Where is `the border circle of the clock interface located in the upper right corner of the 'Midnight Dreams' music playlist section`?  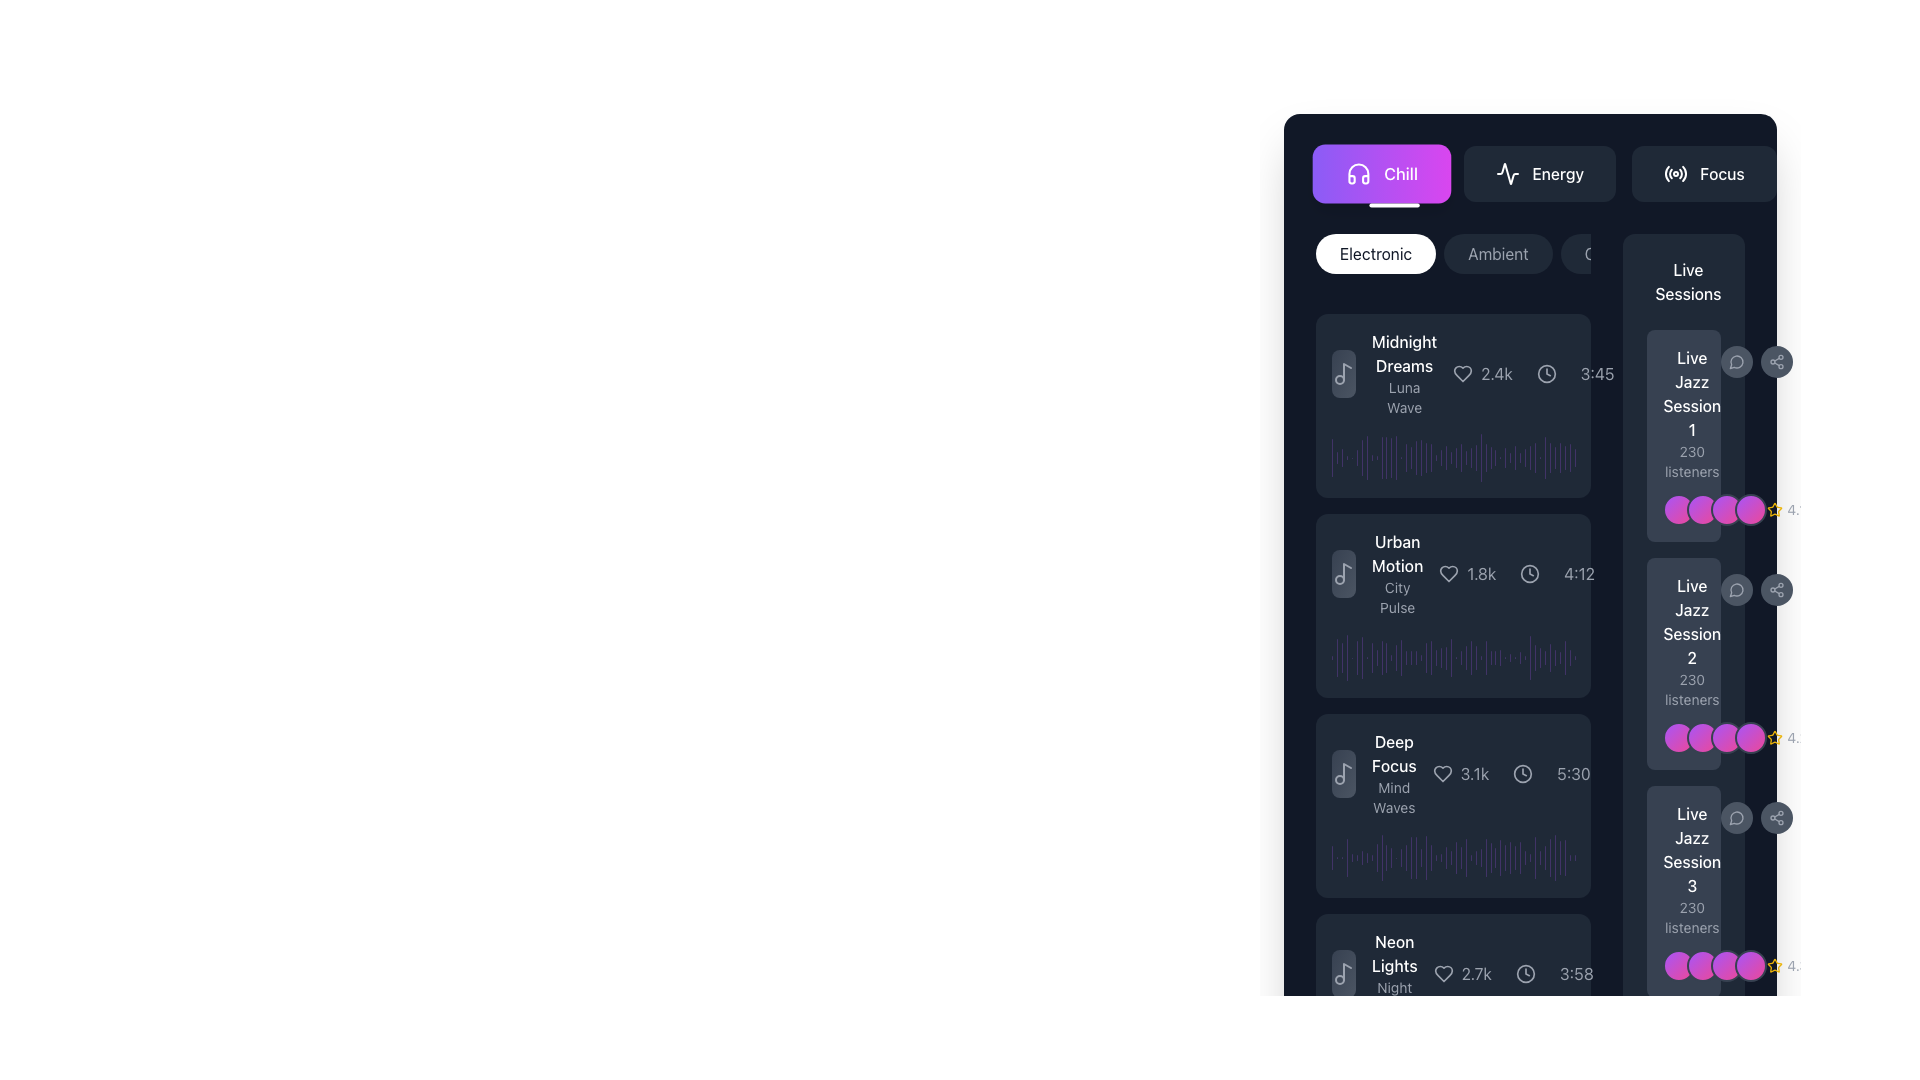
the border circle of the clock interface located in the upper right corner of the 'Midnight Dreams' music playlist section is located at coordinates (1545, 374).